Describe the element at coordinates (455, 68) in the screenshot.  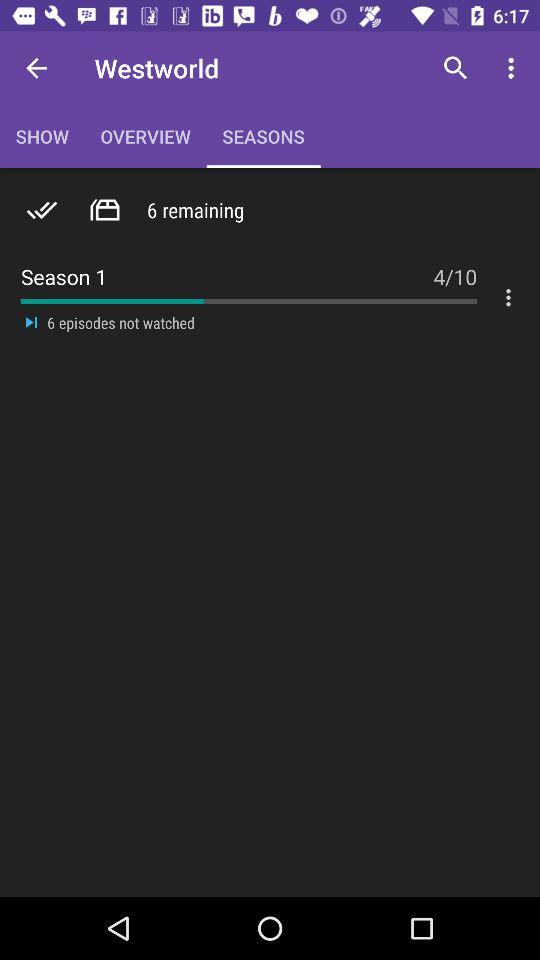
I see `the icon above the season 1` at that location.